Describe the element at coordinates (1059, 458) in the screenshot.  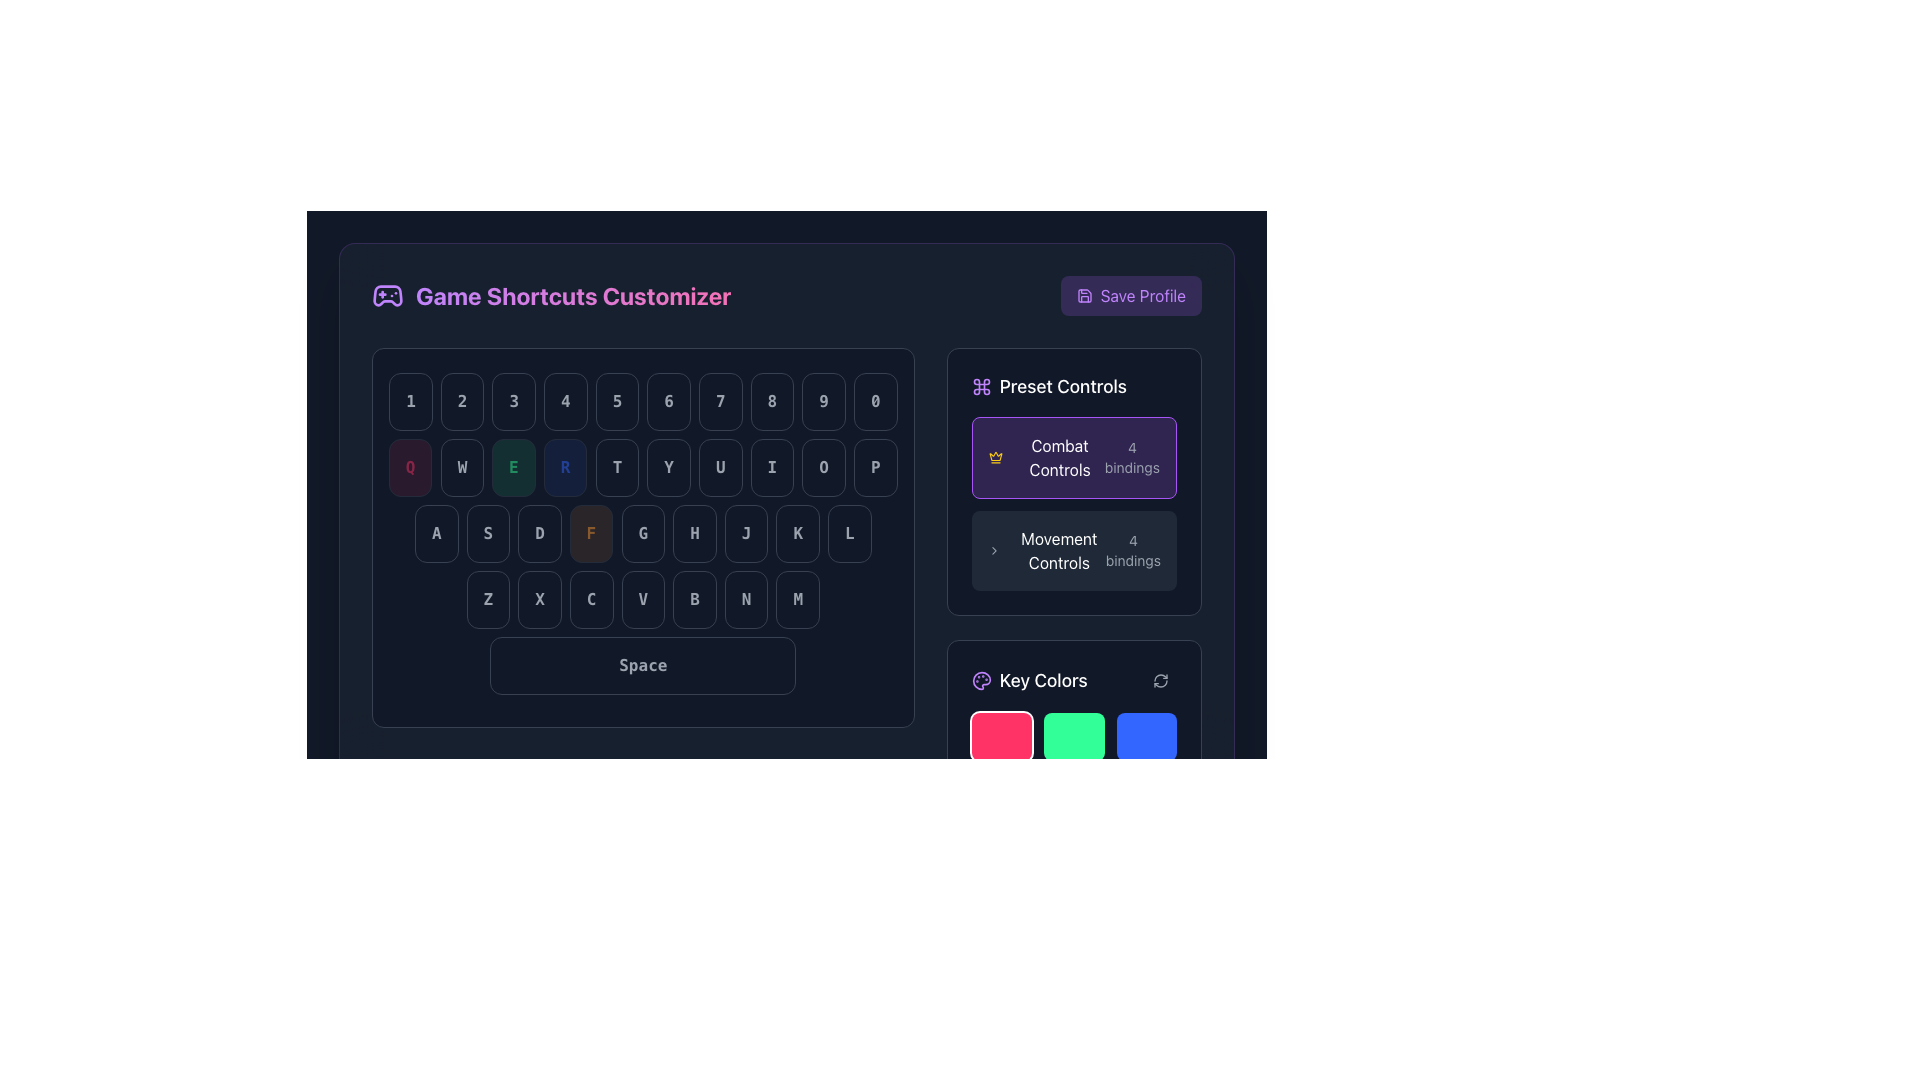
I see `the 'Combat Controls' text label within the selection button using keyboard navigation` at that location.